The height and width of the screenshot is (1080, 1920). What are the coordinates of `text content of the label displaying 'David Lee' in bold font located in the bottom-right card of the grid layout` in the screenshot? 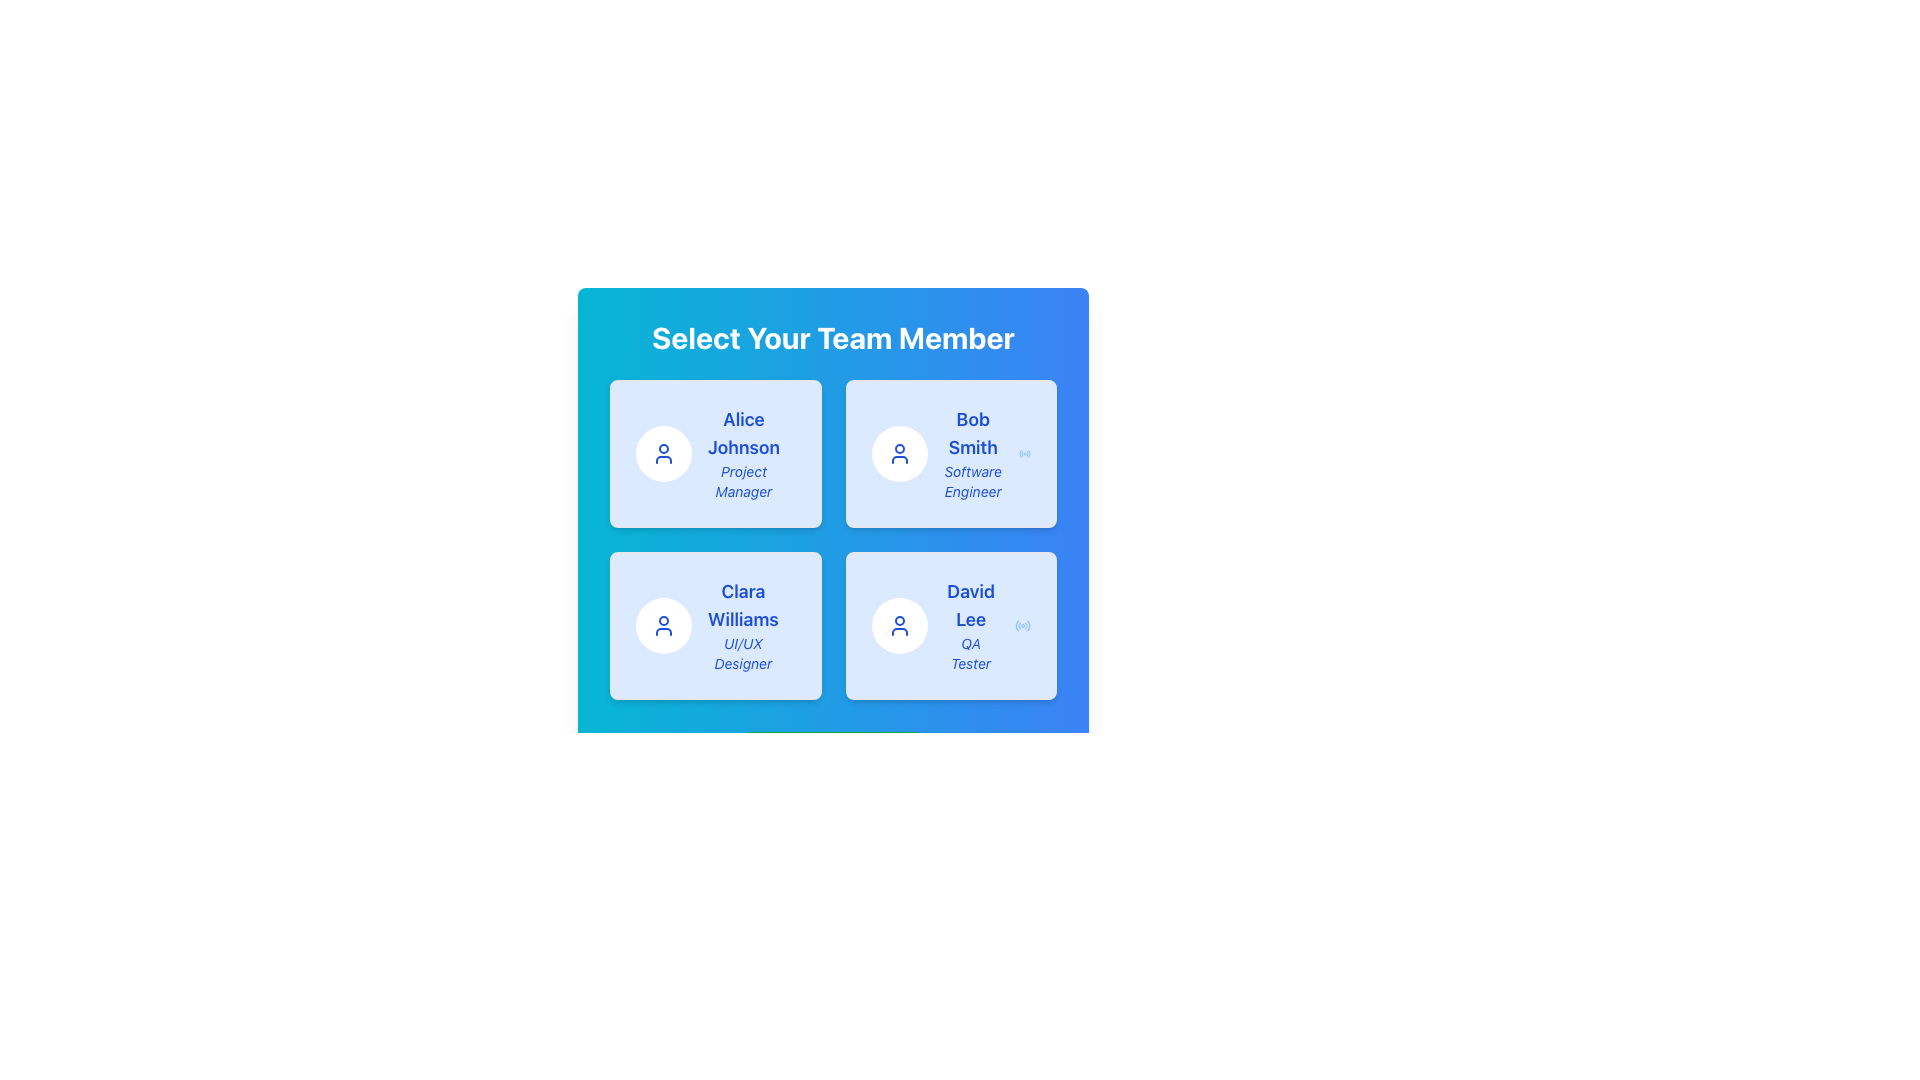 It's located at (971, 604).